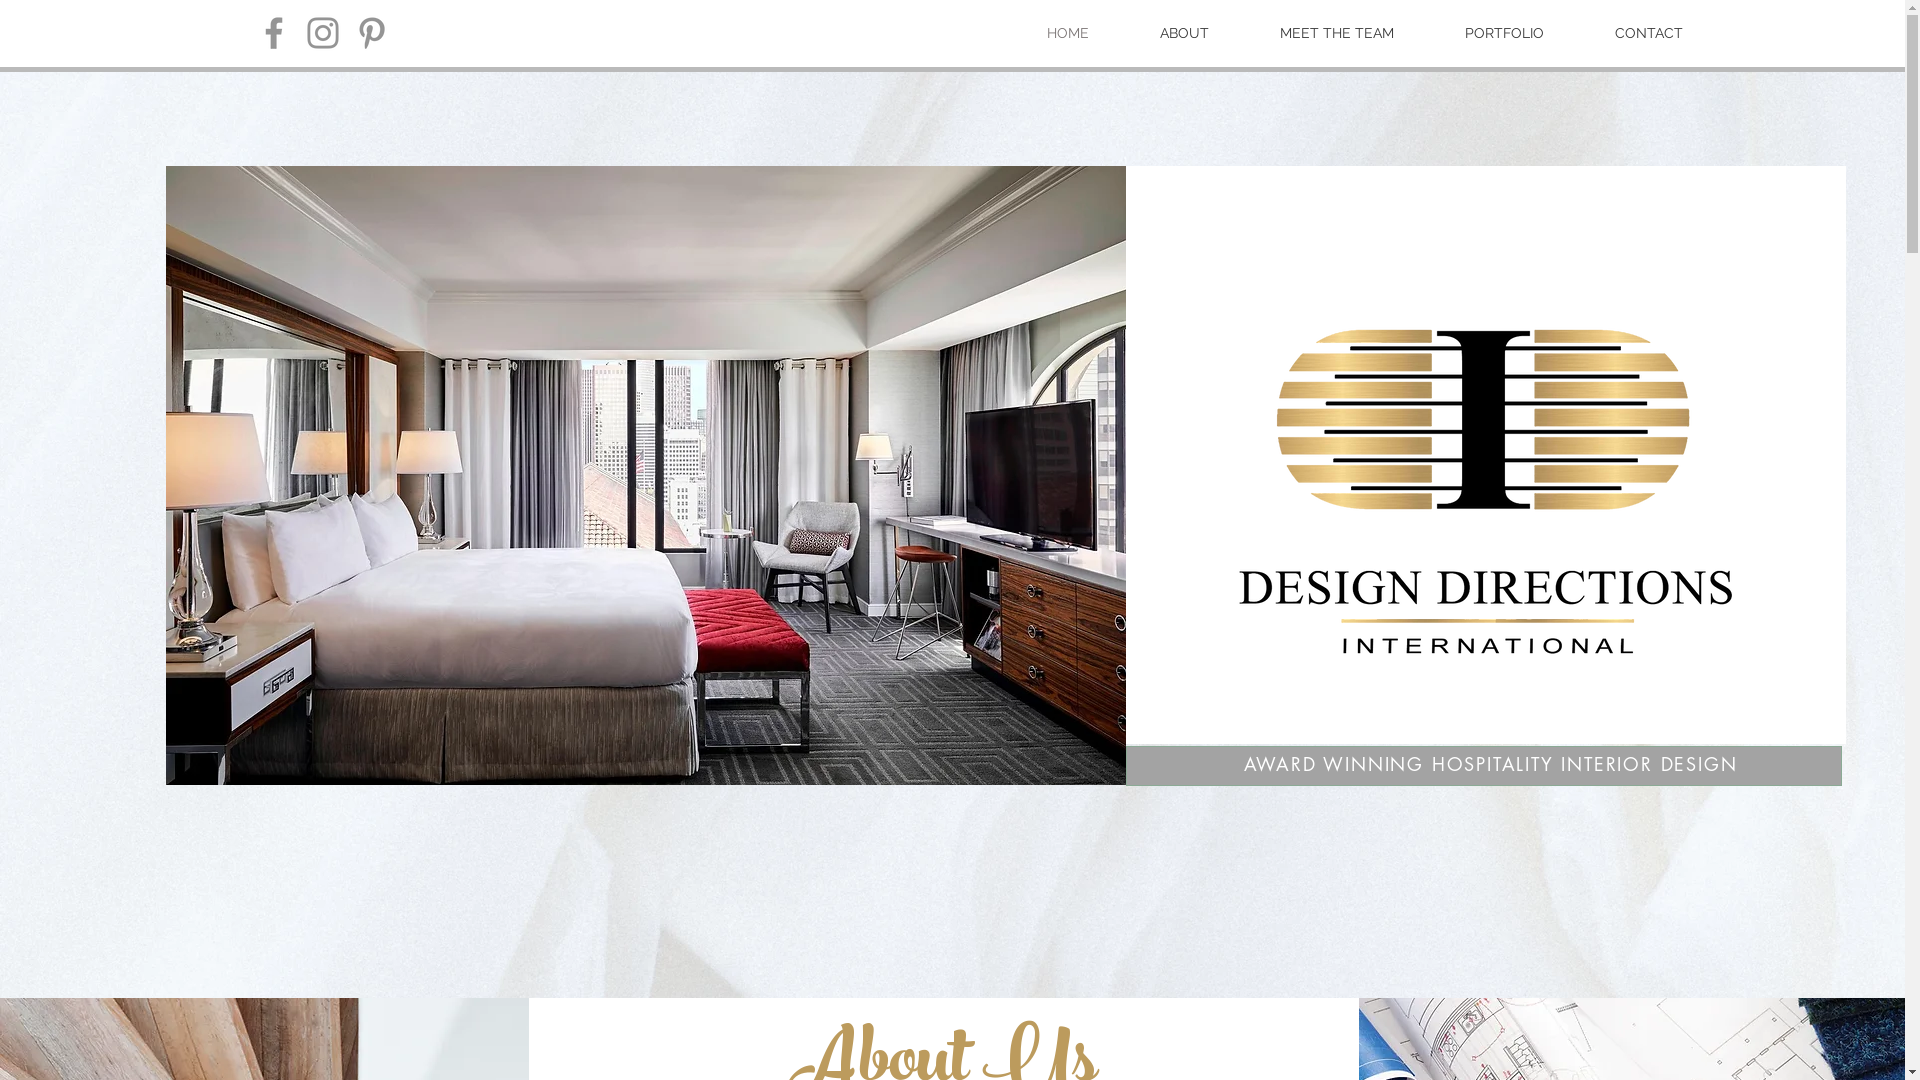 The height and width of the screenshot is (1080, 1920). Describe the element at coordinates (1336, 33) in the screenshot. I see `'MEET THE TEAM'` at that location.